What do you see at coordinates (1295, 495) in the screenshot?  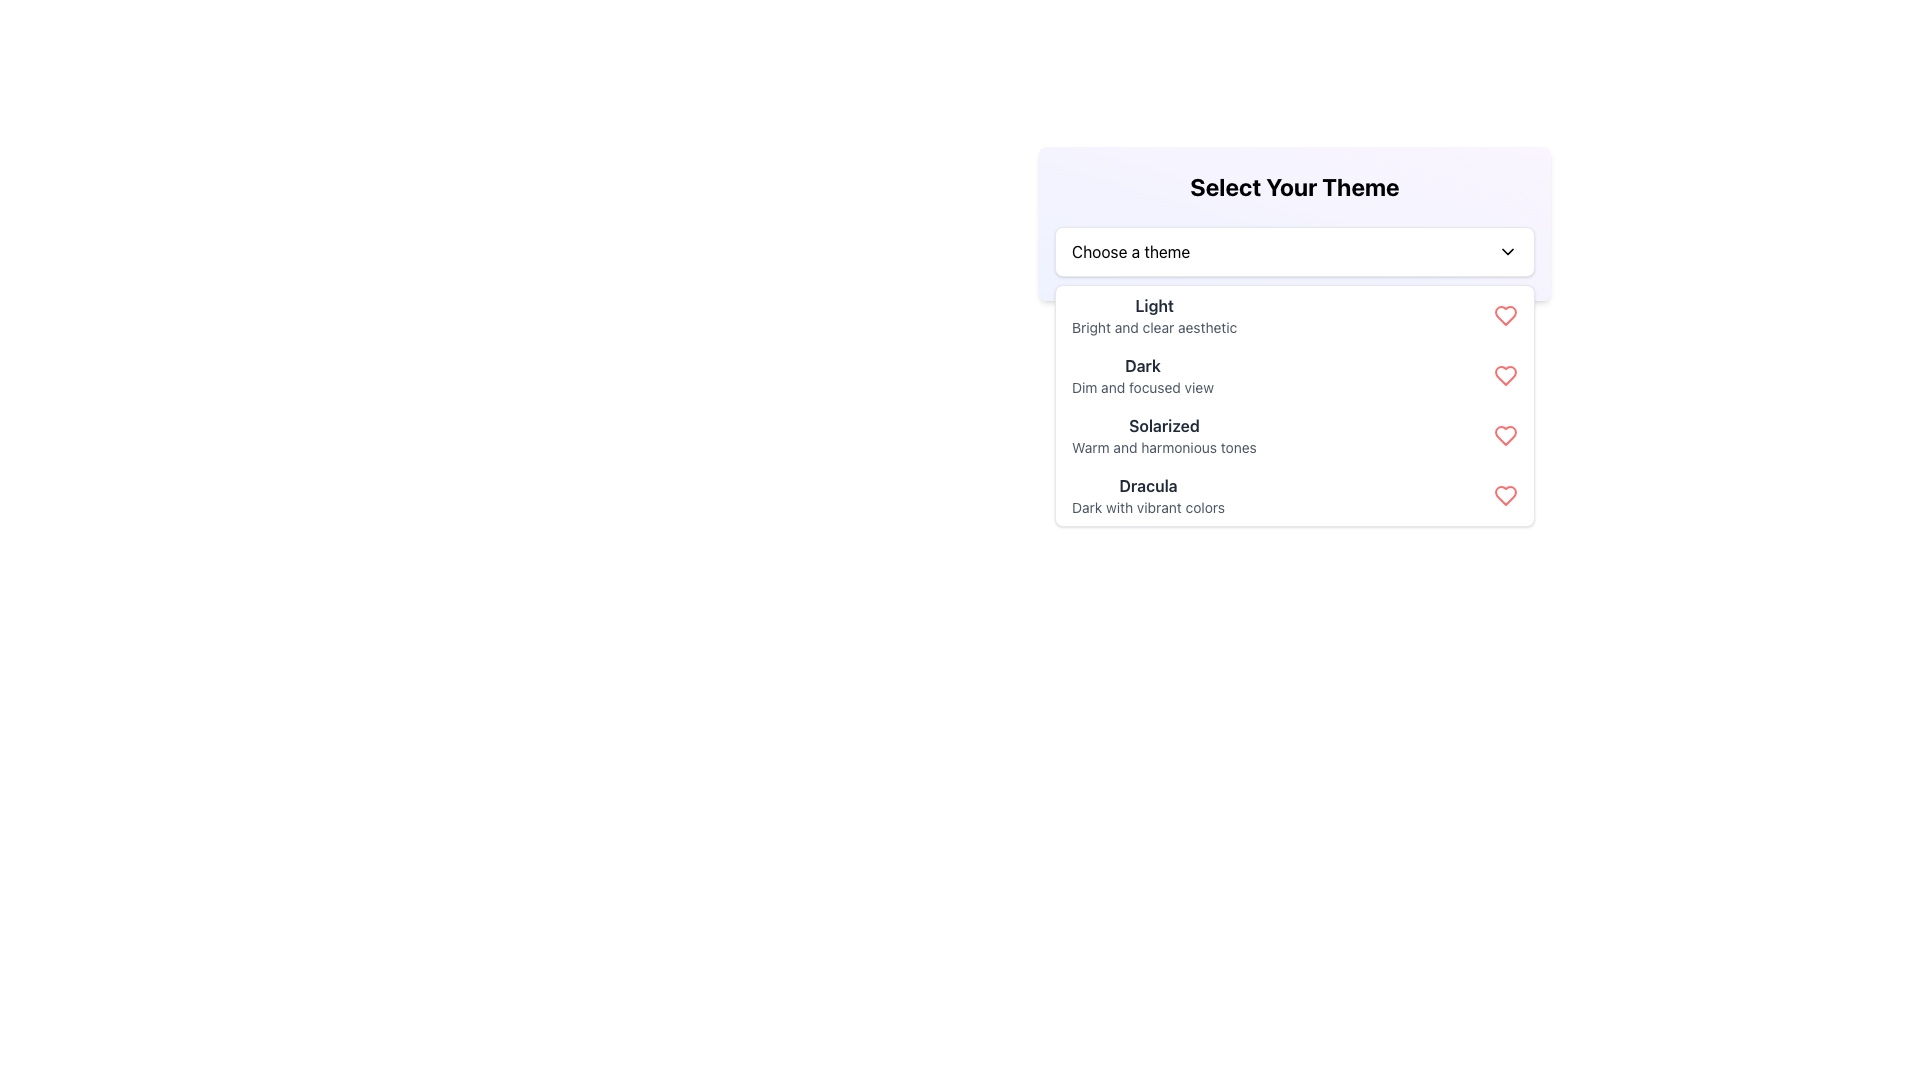 I see `the 'Dracula' theme menu item, which is the last item in the dropdown menu under 'Select Your Theme'` at bounding box center [1295, 495].